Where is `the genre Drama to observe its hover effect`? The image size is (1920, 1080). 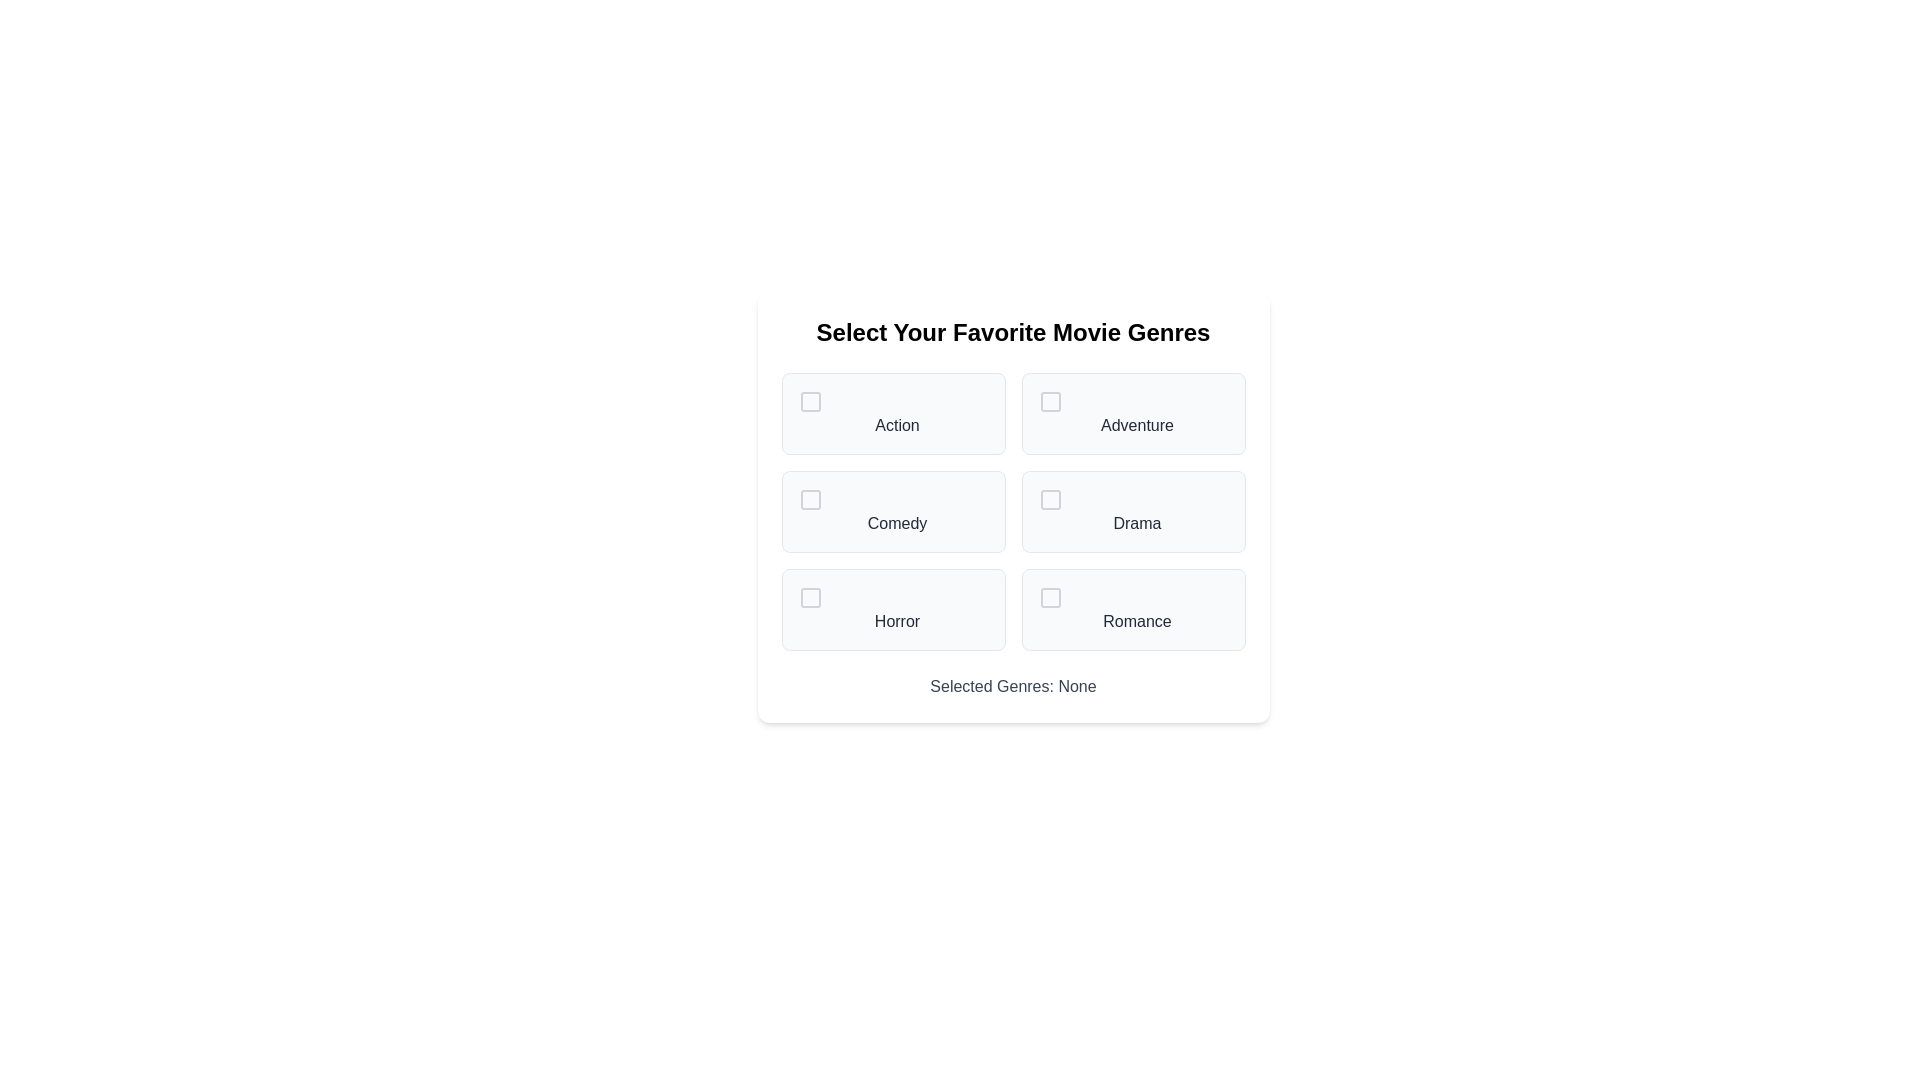 the genre Drama to observe its hover effect is located at coordinates (1133, 511).